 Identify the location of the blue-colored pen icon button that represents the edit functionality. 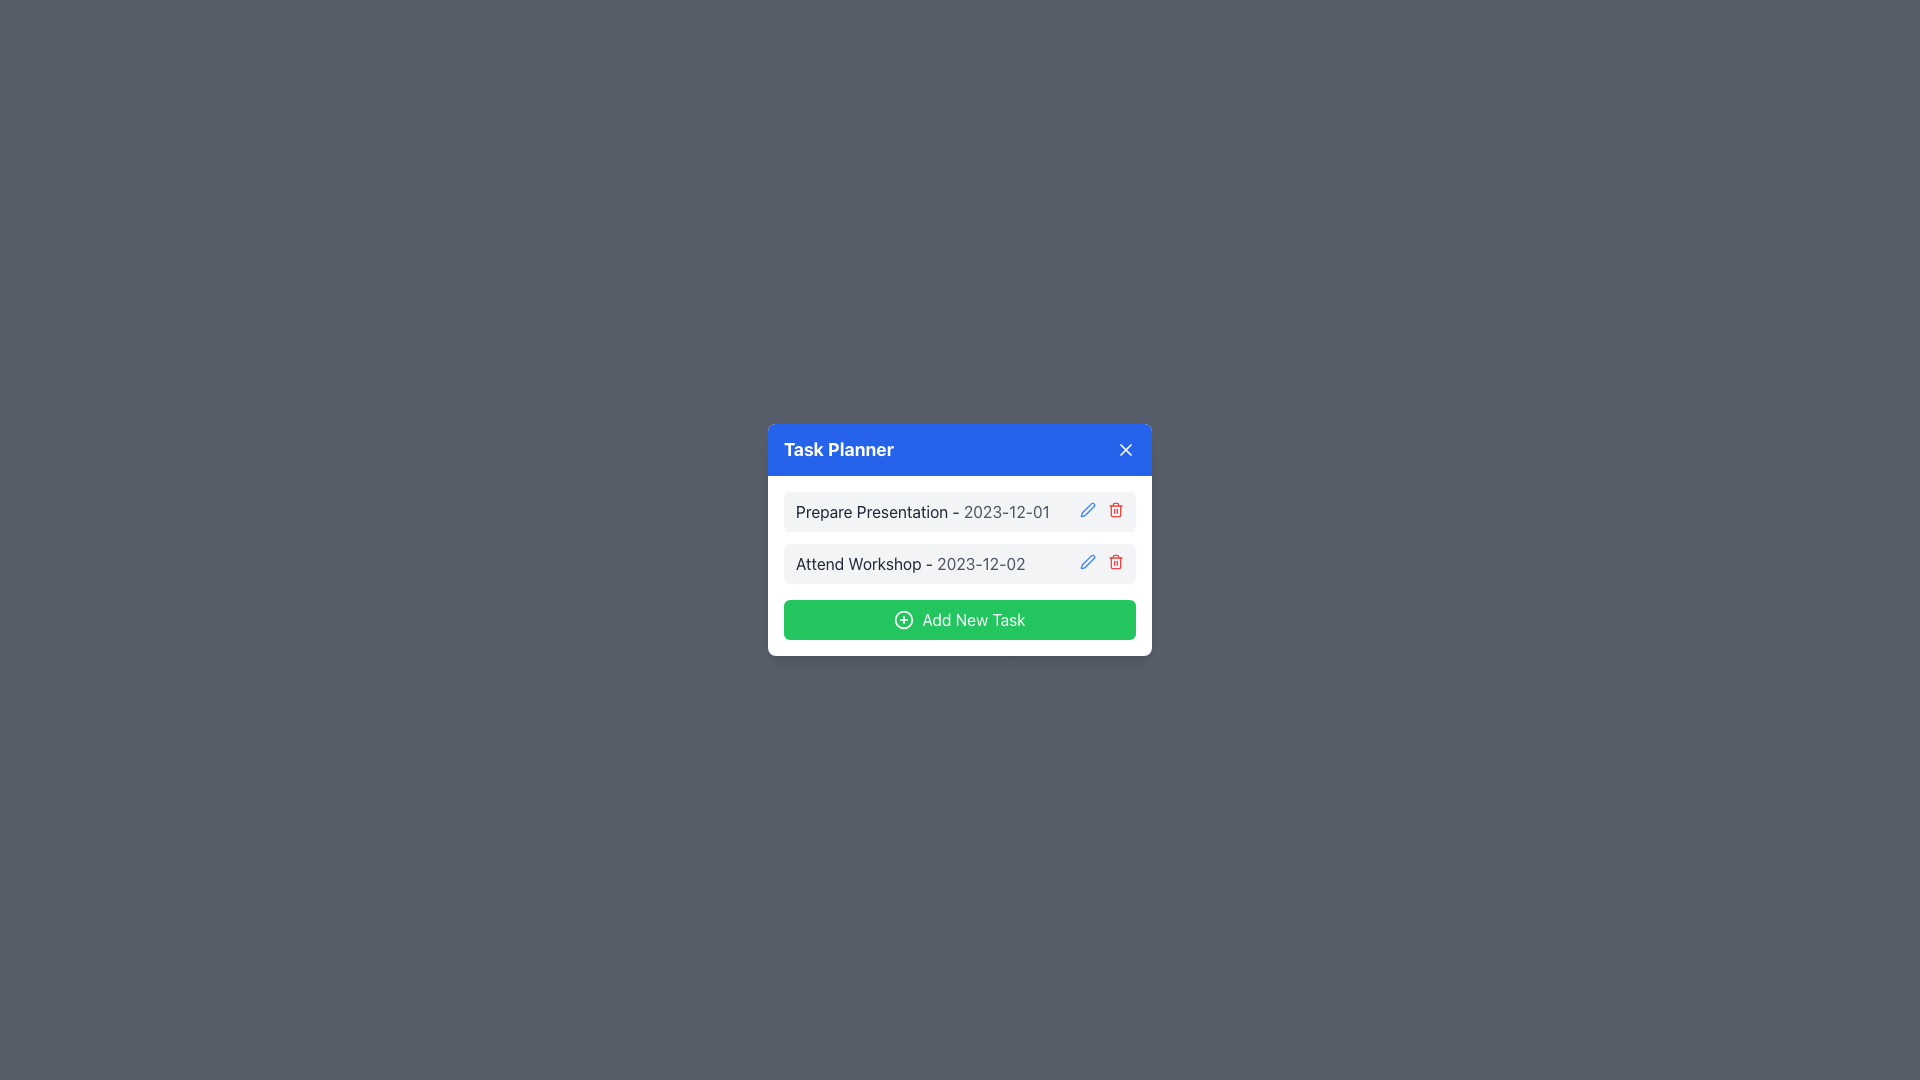
(1087, 562).